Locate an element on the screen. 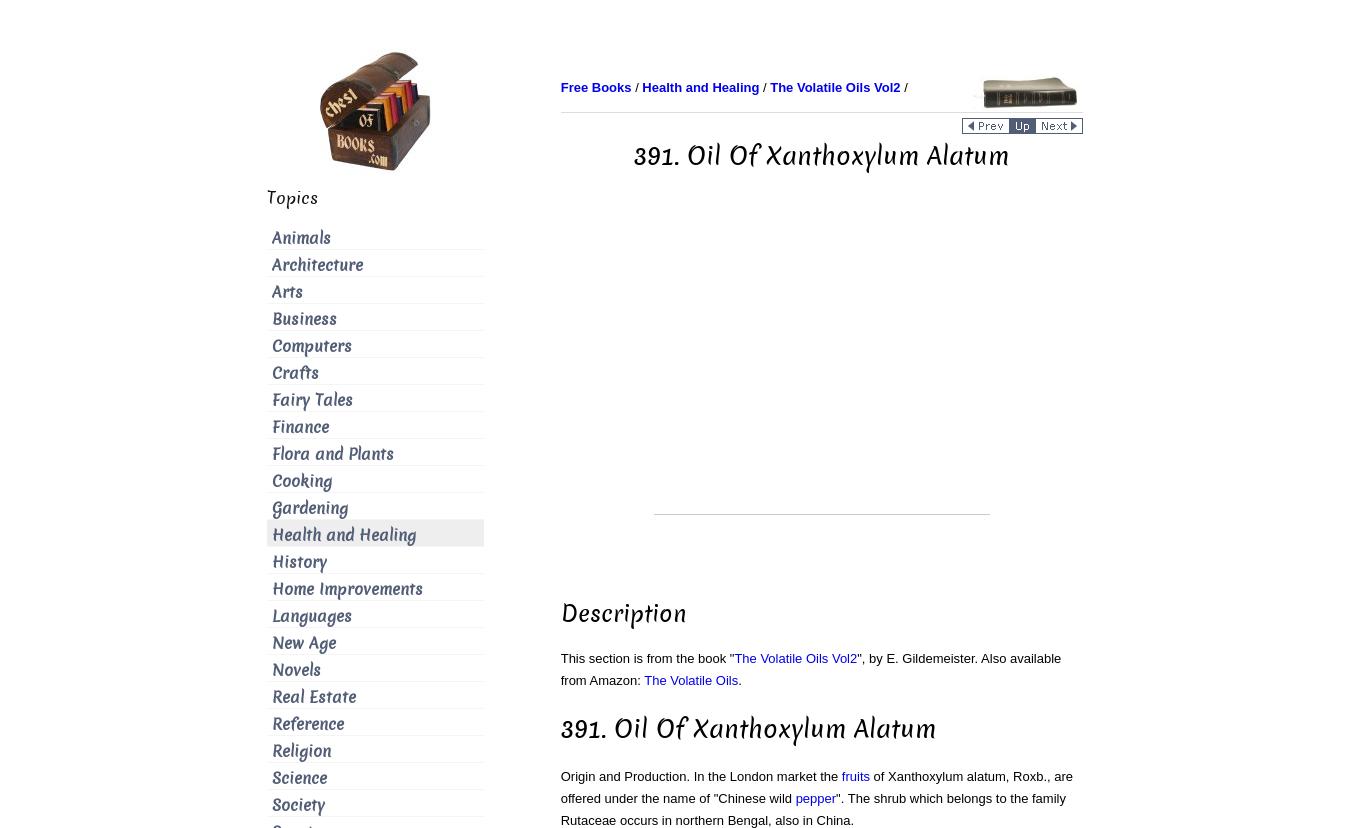  'Business' is located at coordinates (304, 318).